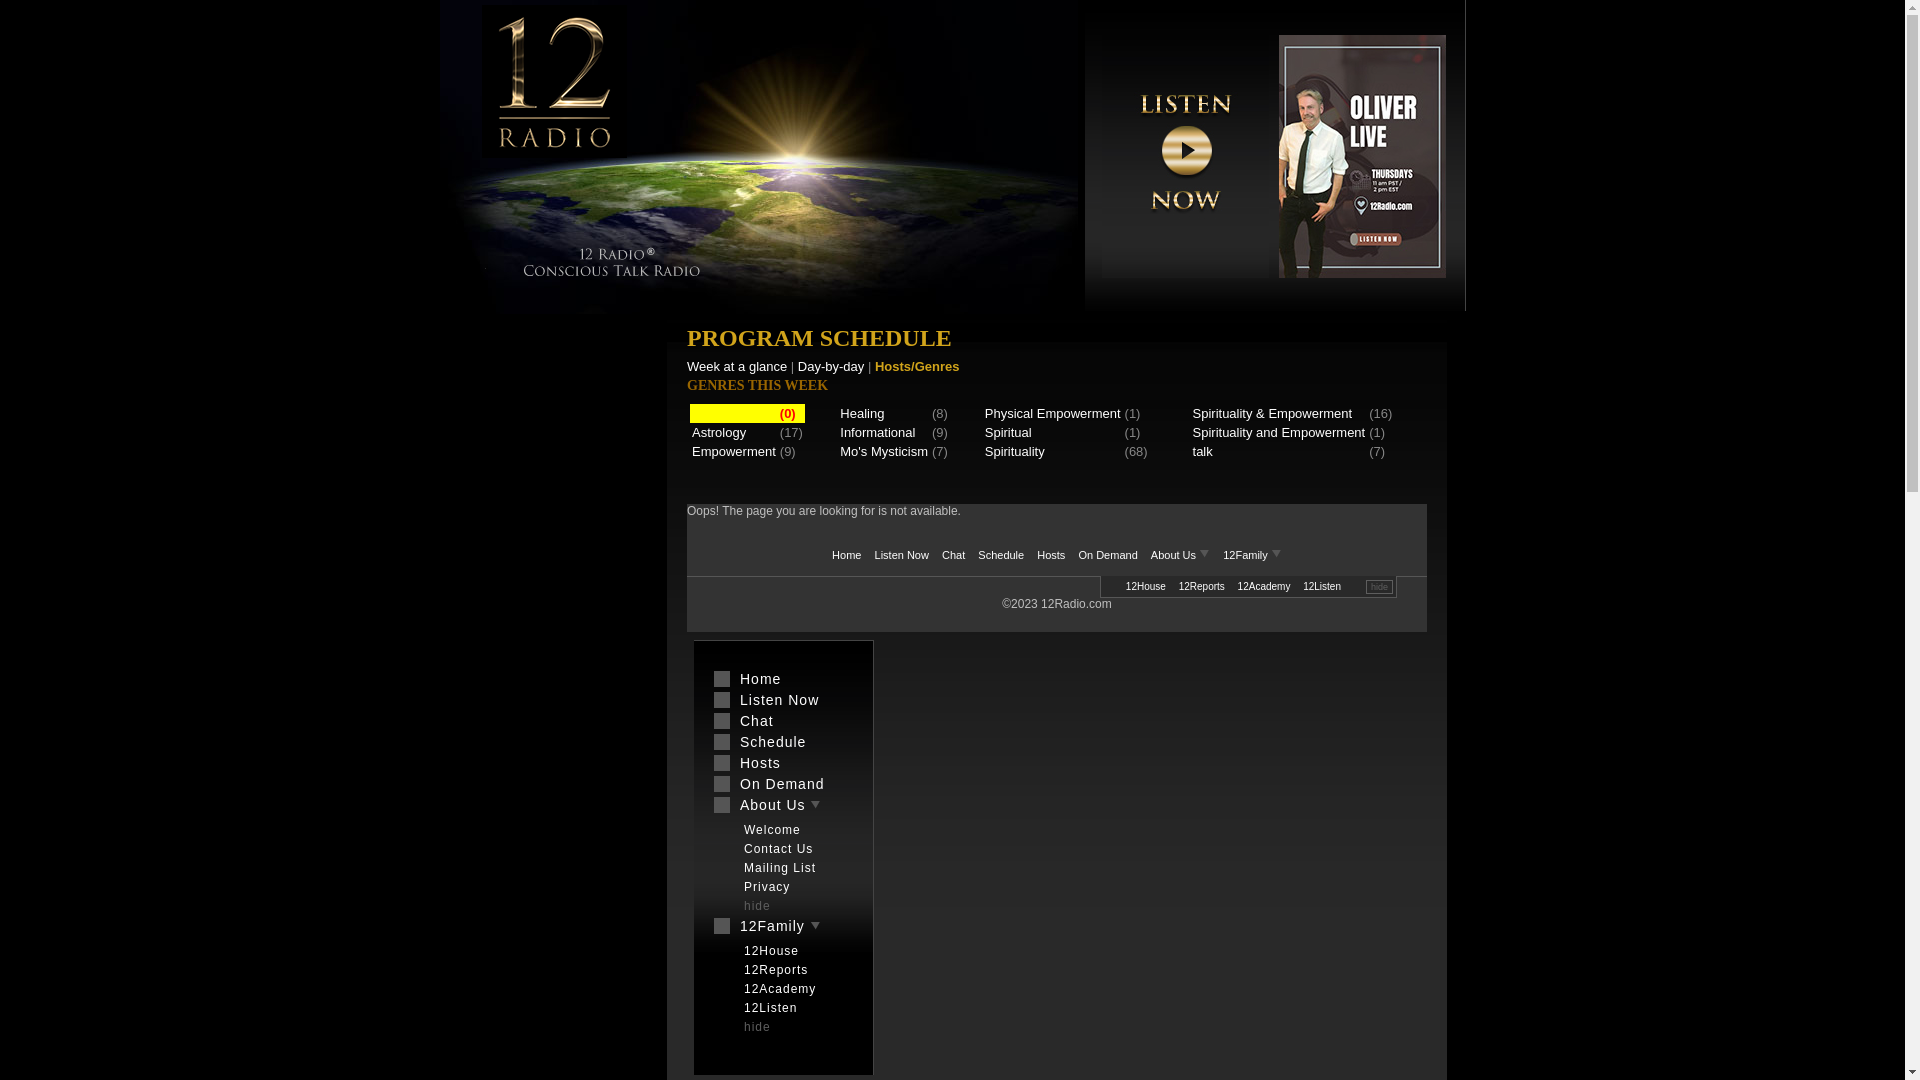 Image resolution: width=1920 pixels, height=1080 pixels. I want to click on 'Empowerment', so click(733, 451).